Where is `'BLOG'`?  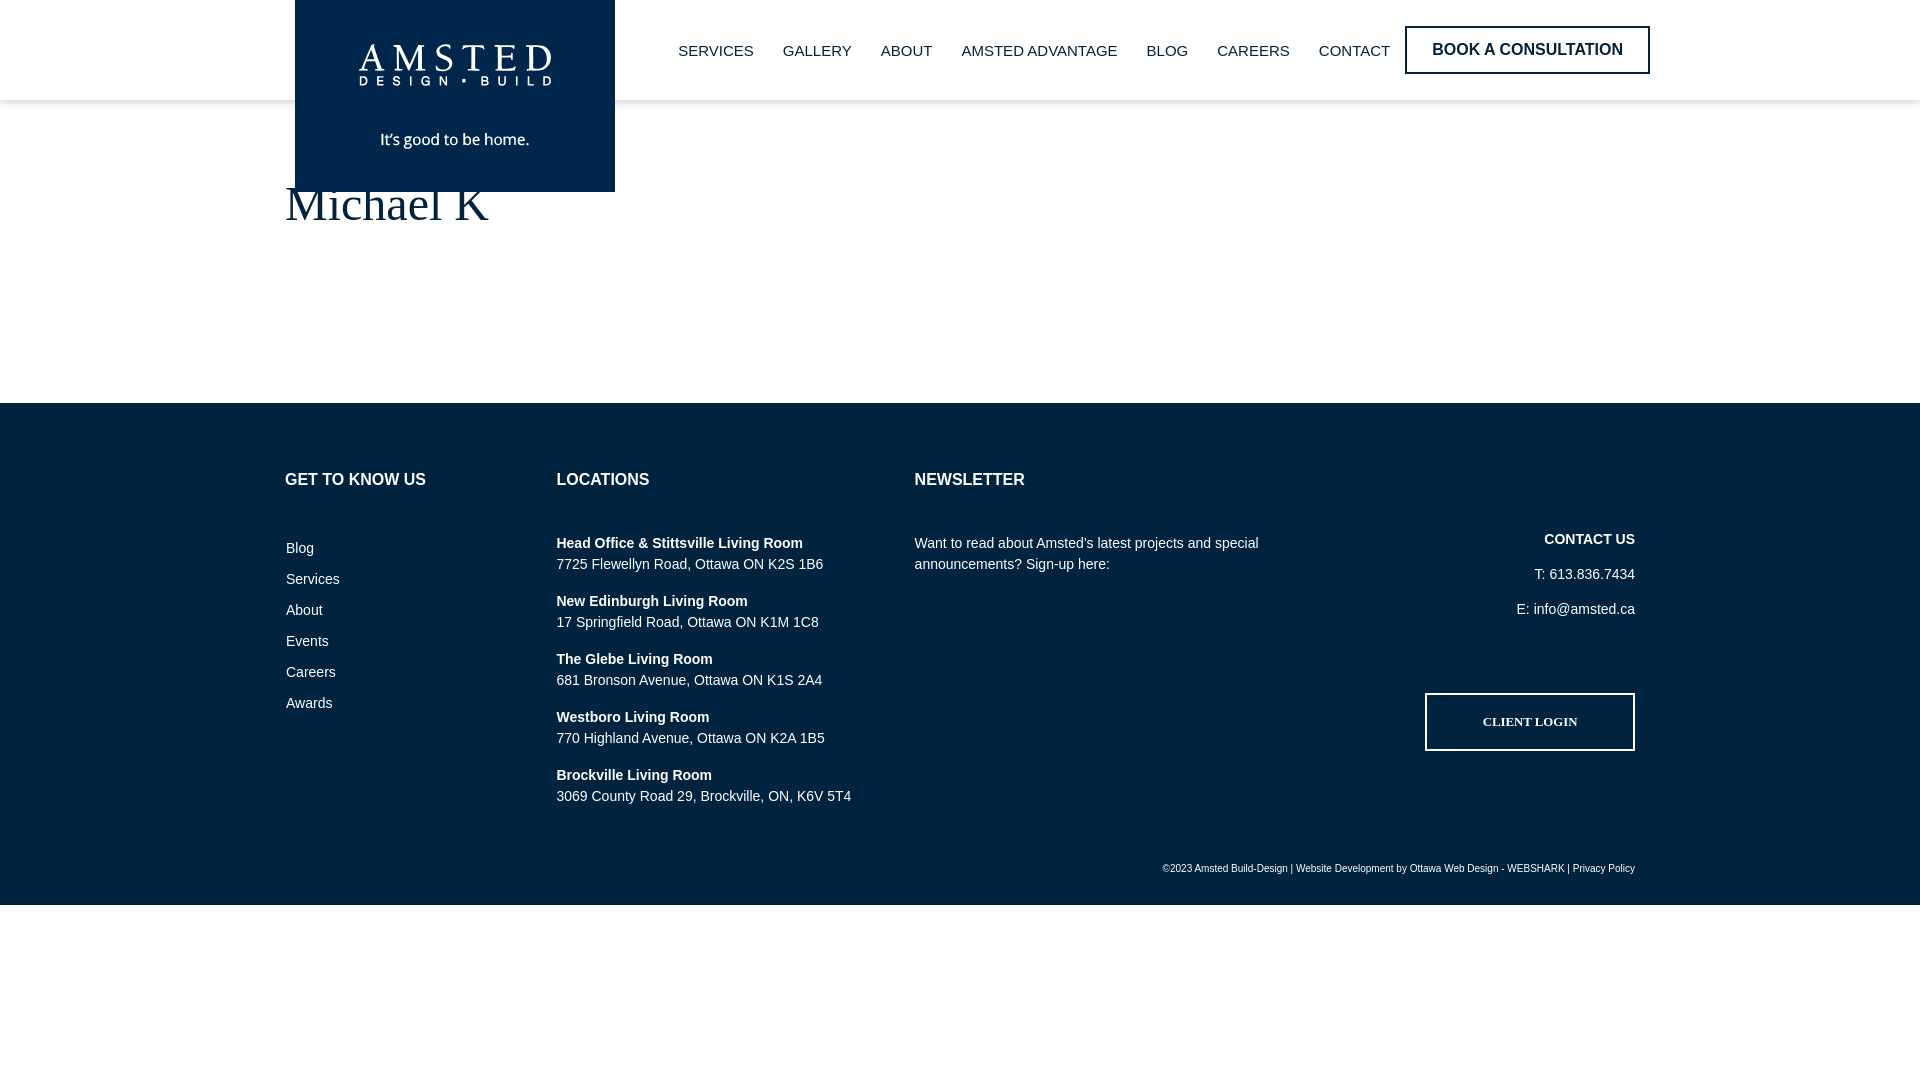 'BLOG' is located at coordinates (1167, 48).